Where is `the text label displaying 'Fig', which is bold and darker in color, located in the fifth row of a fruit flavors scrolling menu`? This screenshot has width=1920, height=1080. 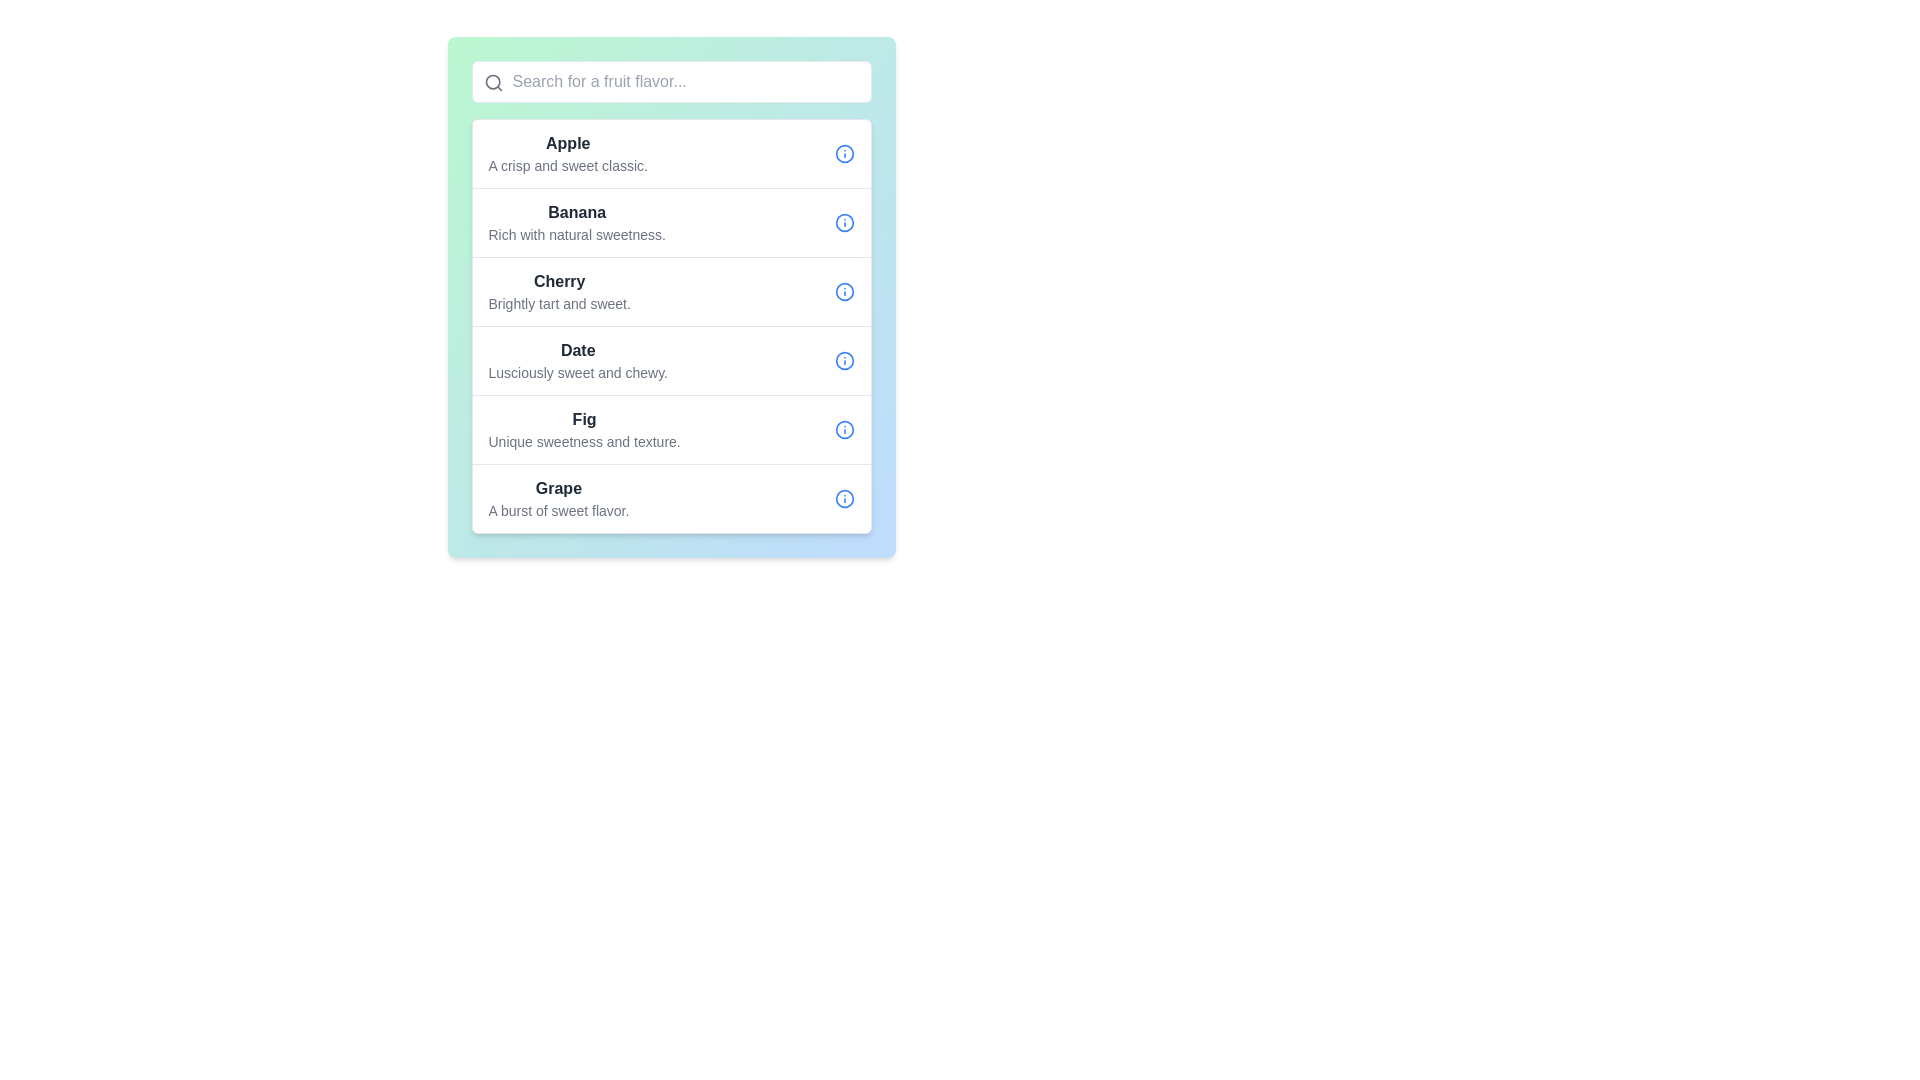 the text label displaying 'Fig', which is bold and darker in color, located in the fifth row of a fruit flavors scrolling menu is located at coordinates (583, 419).